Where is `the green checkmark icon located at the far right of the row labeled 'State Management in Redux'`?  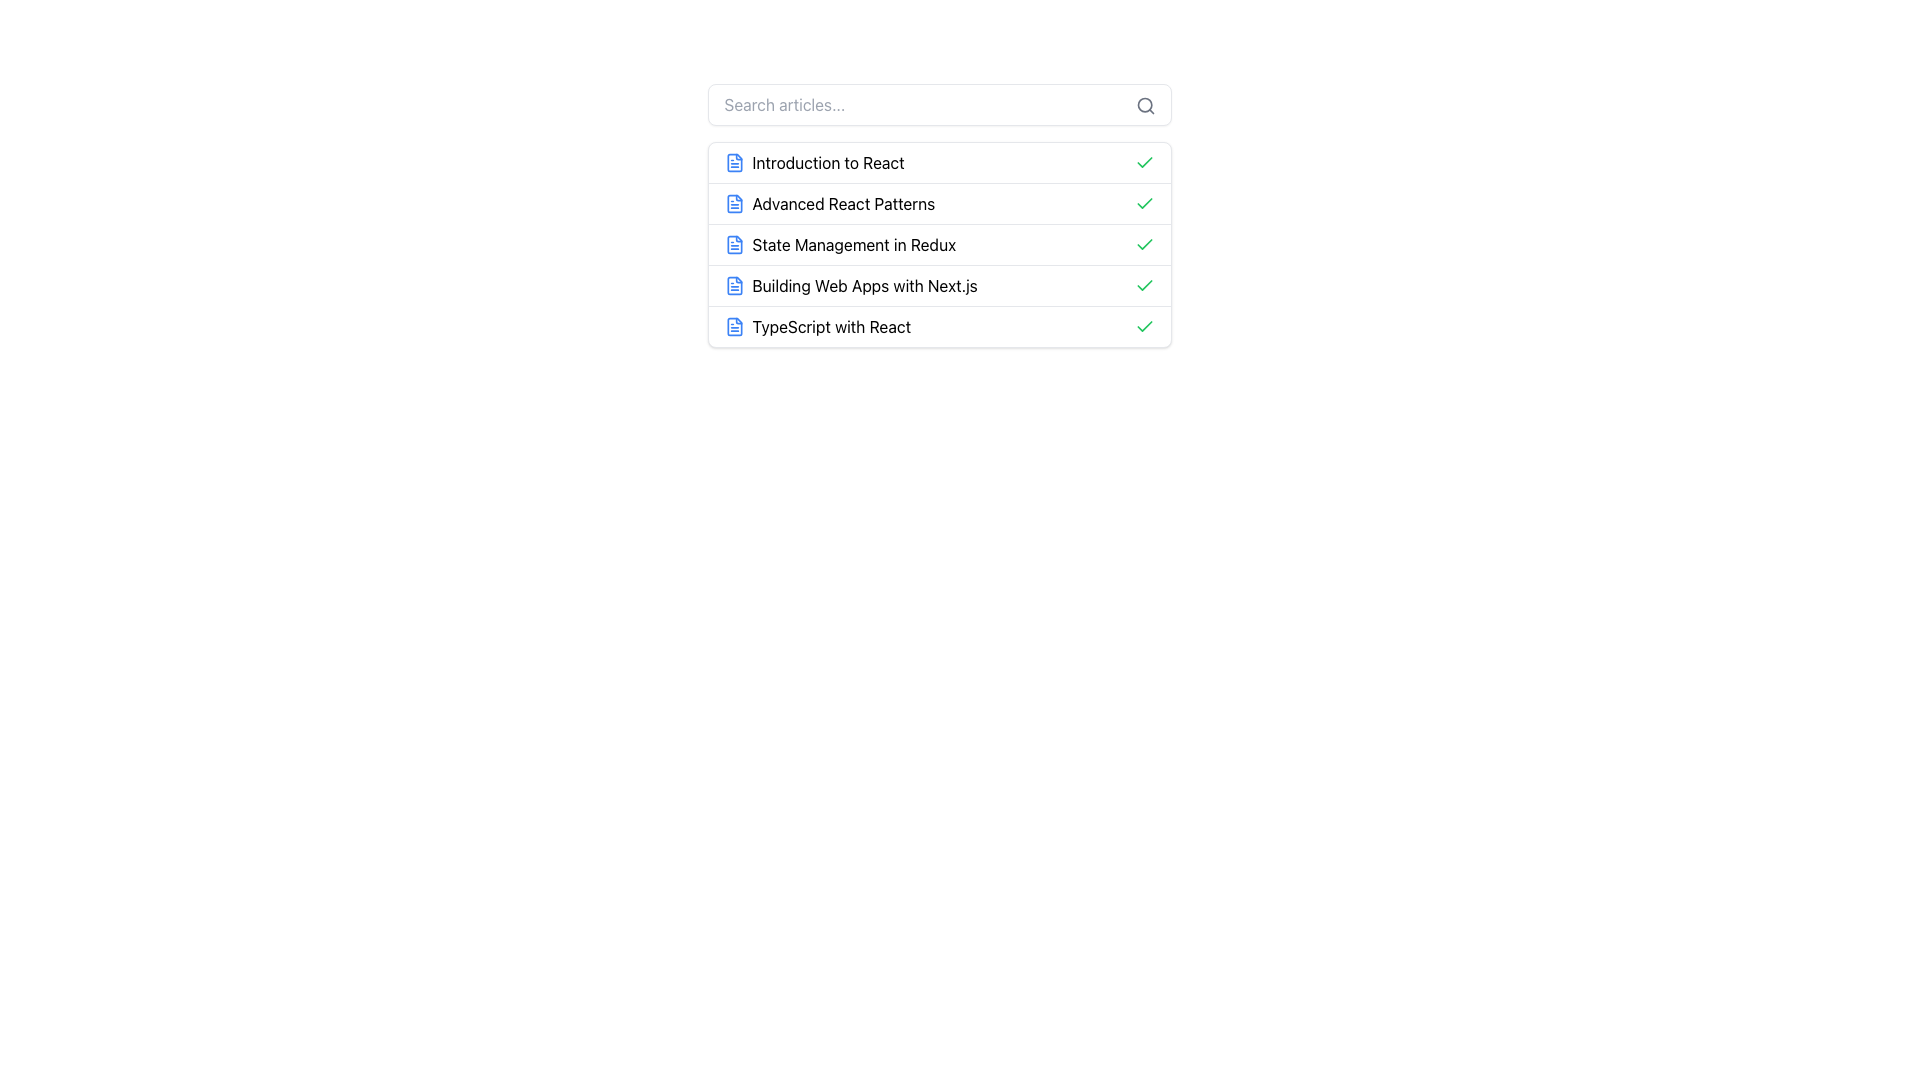
the green checkmark icon located at the far right of the row labeled 'State Management in Redux' is located at coordinates (1144, 244).